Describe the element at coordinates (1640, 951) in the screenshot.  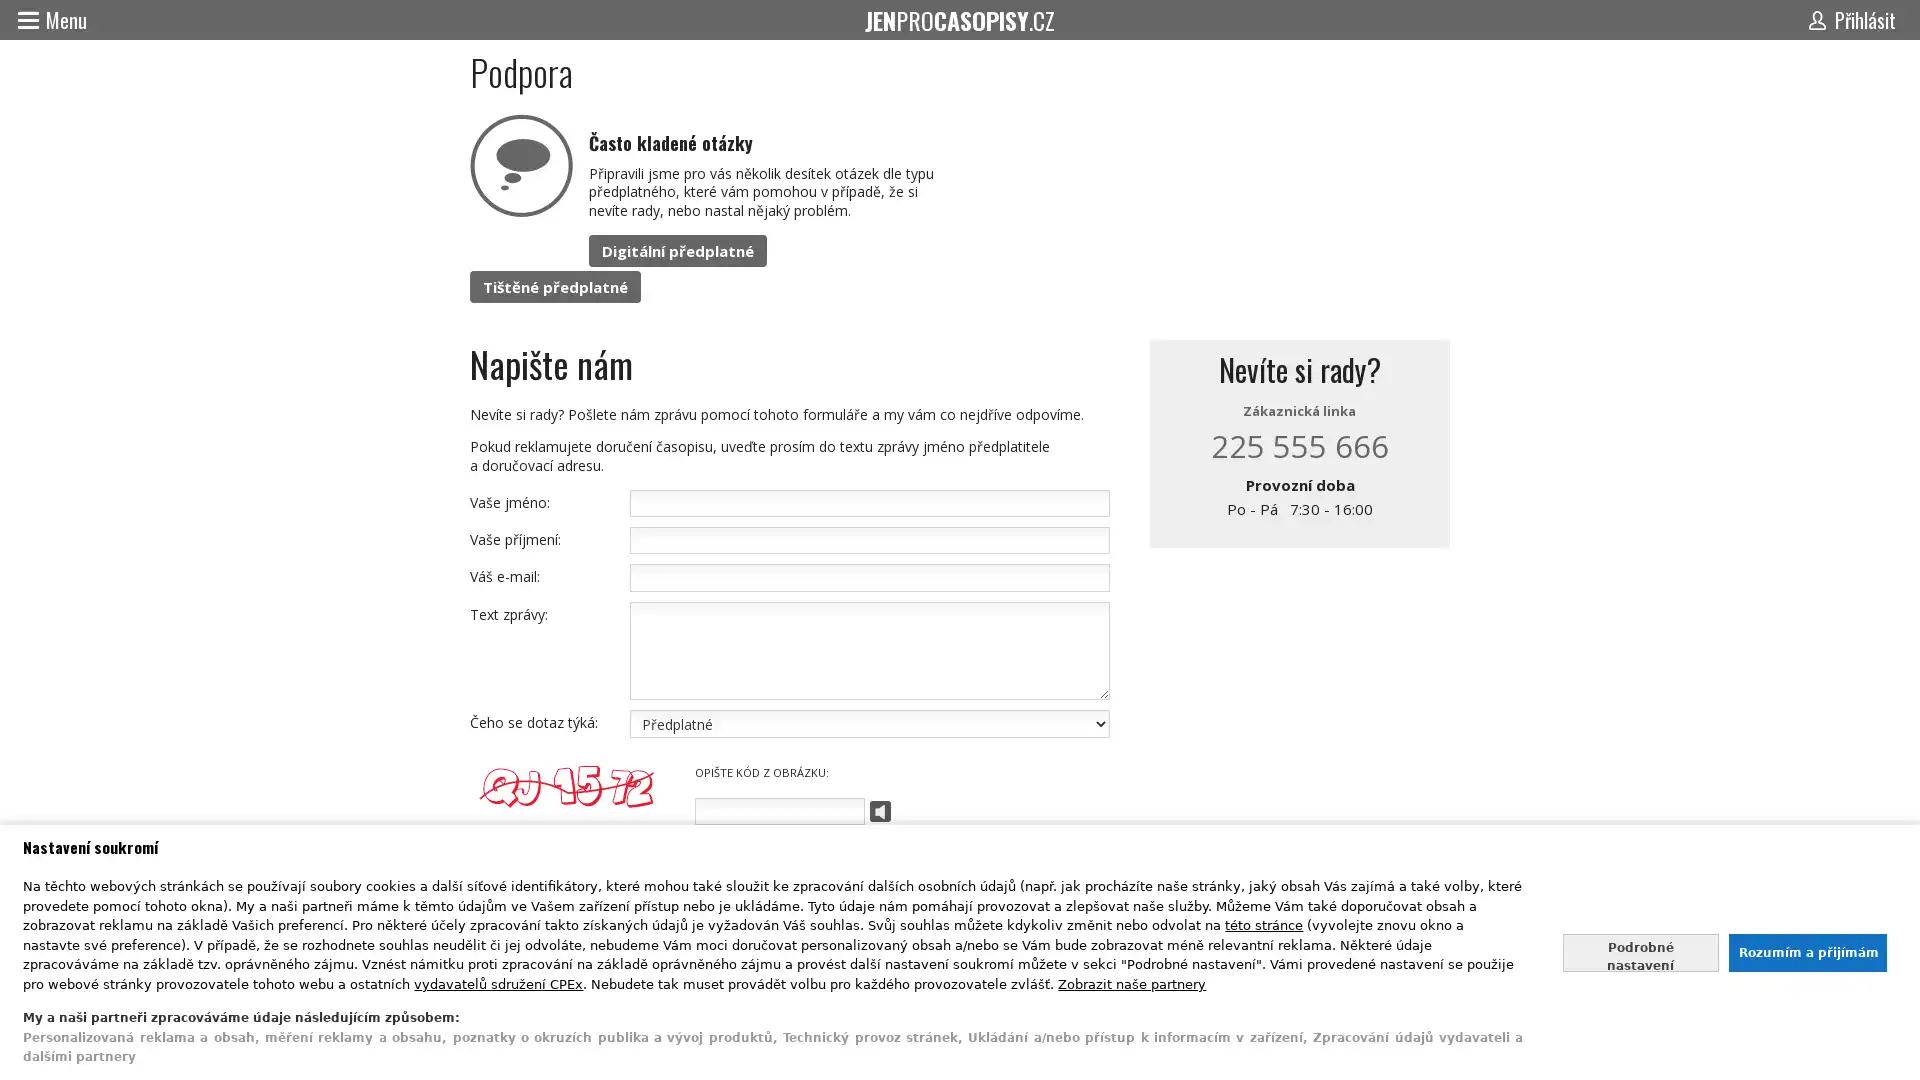
I see `Nastavte sve souhlasy` at that location.